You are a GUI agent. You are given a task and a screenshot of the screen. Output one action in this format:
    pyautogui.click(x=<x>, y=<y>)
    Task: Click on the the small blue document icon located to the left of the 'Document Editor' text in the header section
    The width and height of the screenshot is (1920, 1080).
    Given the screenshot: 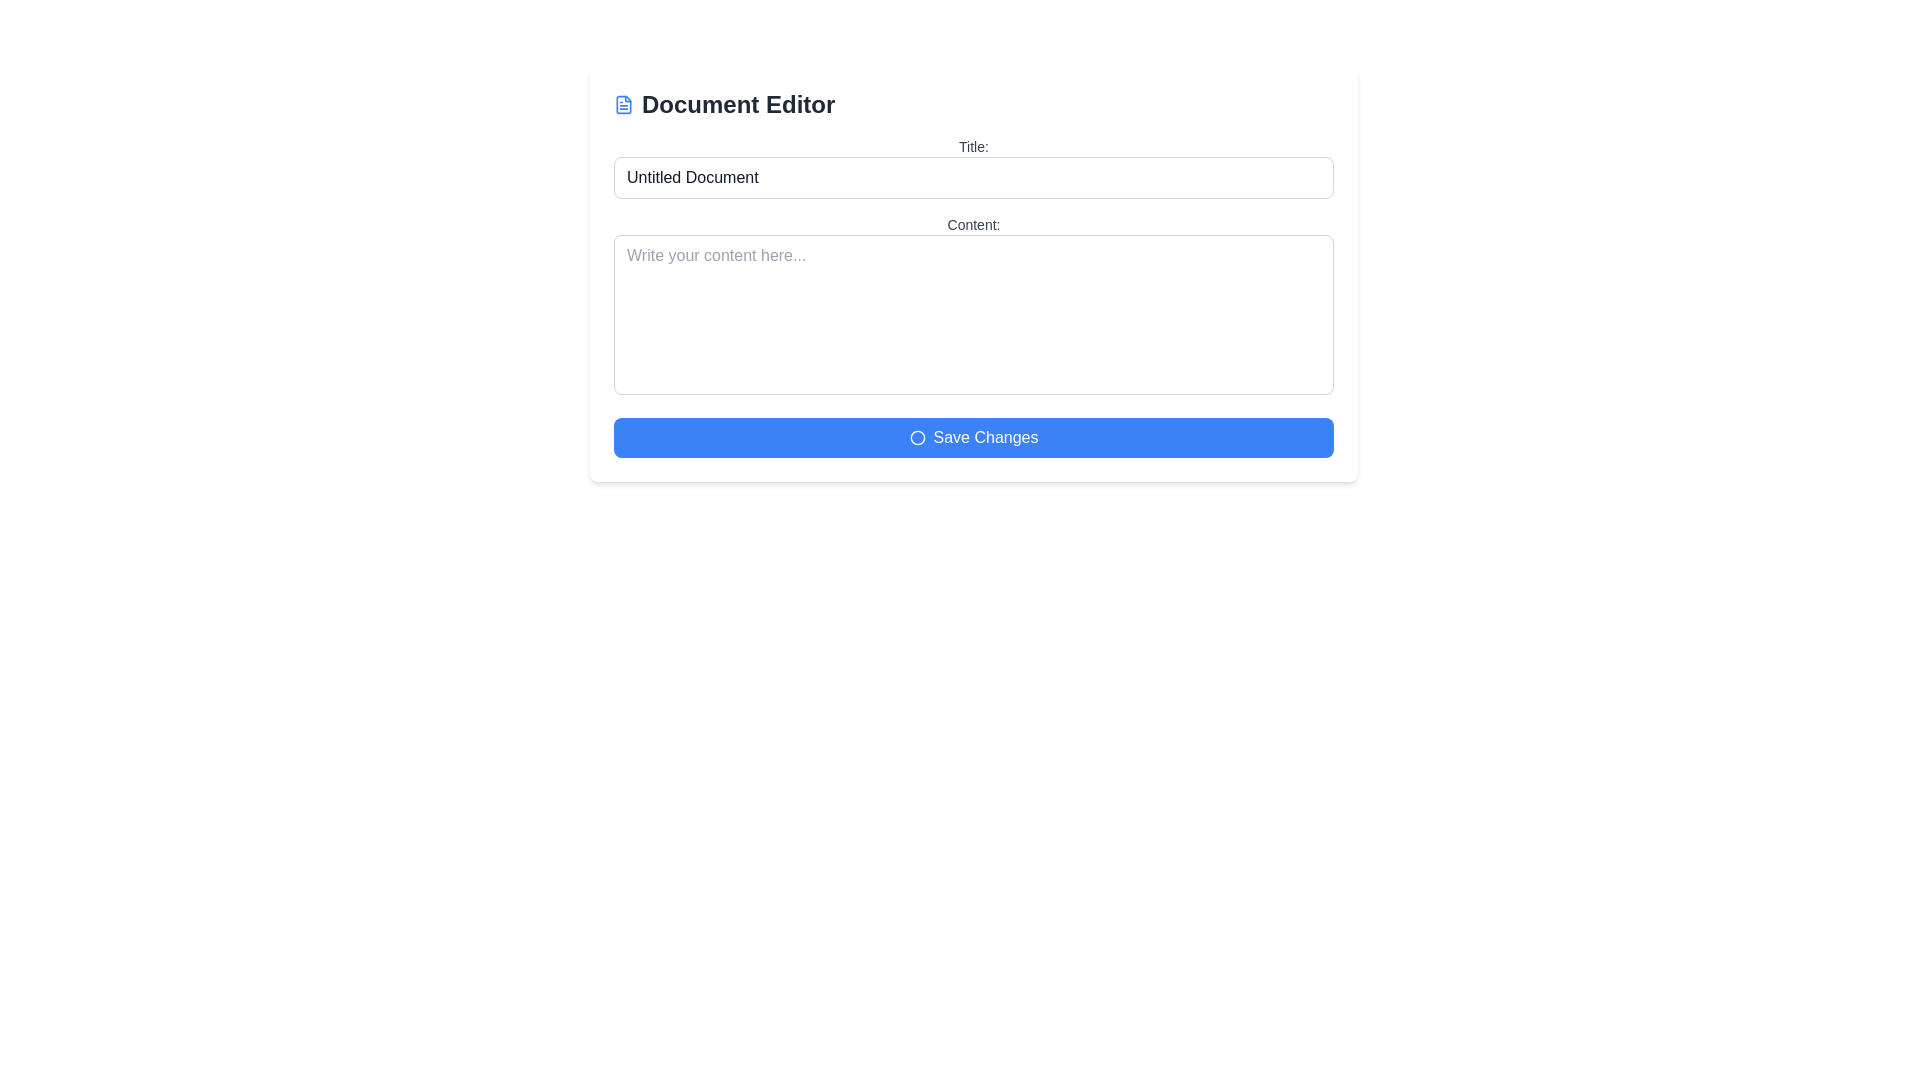 What is the action you would take?
    pyautogui.click(x=623, y=104)
    